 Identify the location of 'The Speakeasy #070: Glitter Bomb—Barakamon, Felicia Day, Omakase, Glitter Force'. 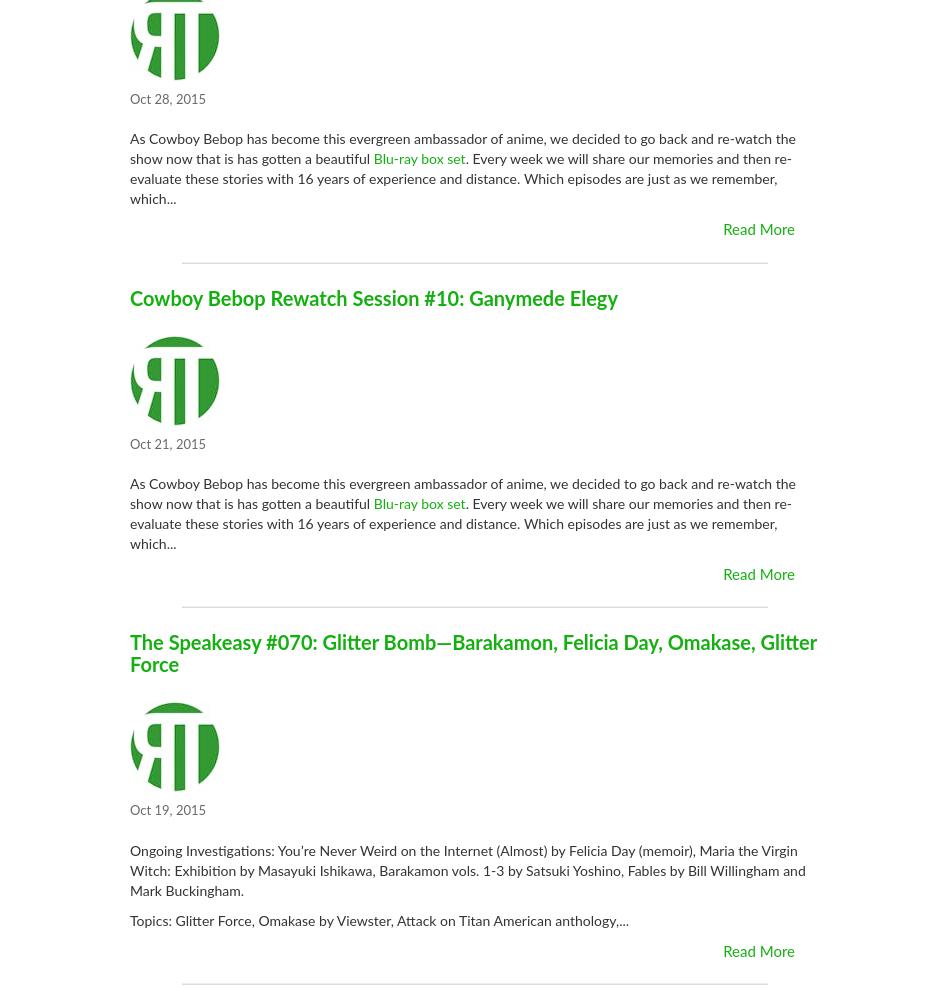
(472, 654).